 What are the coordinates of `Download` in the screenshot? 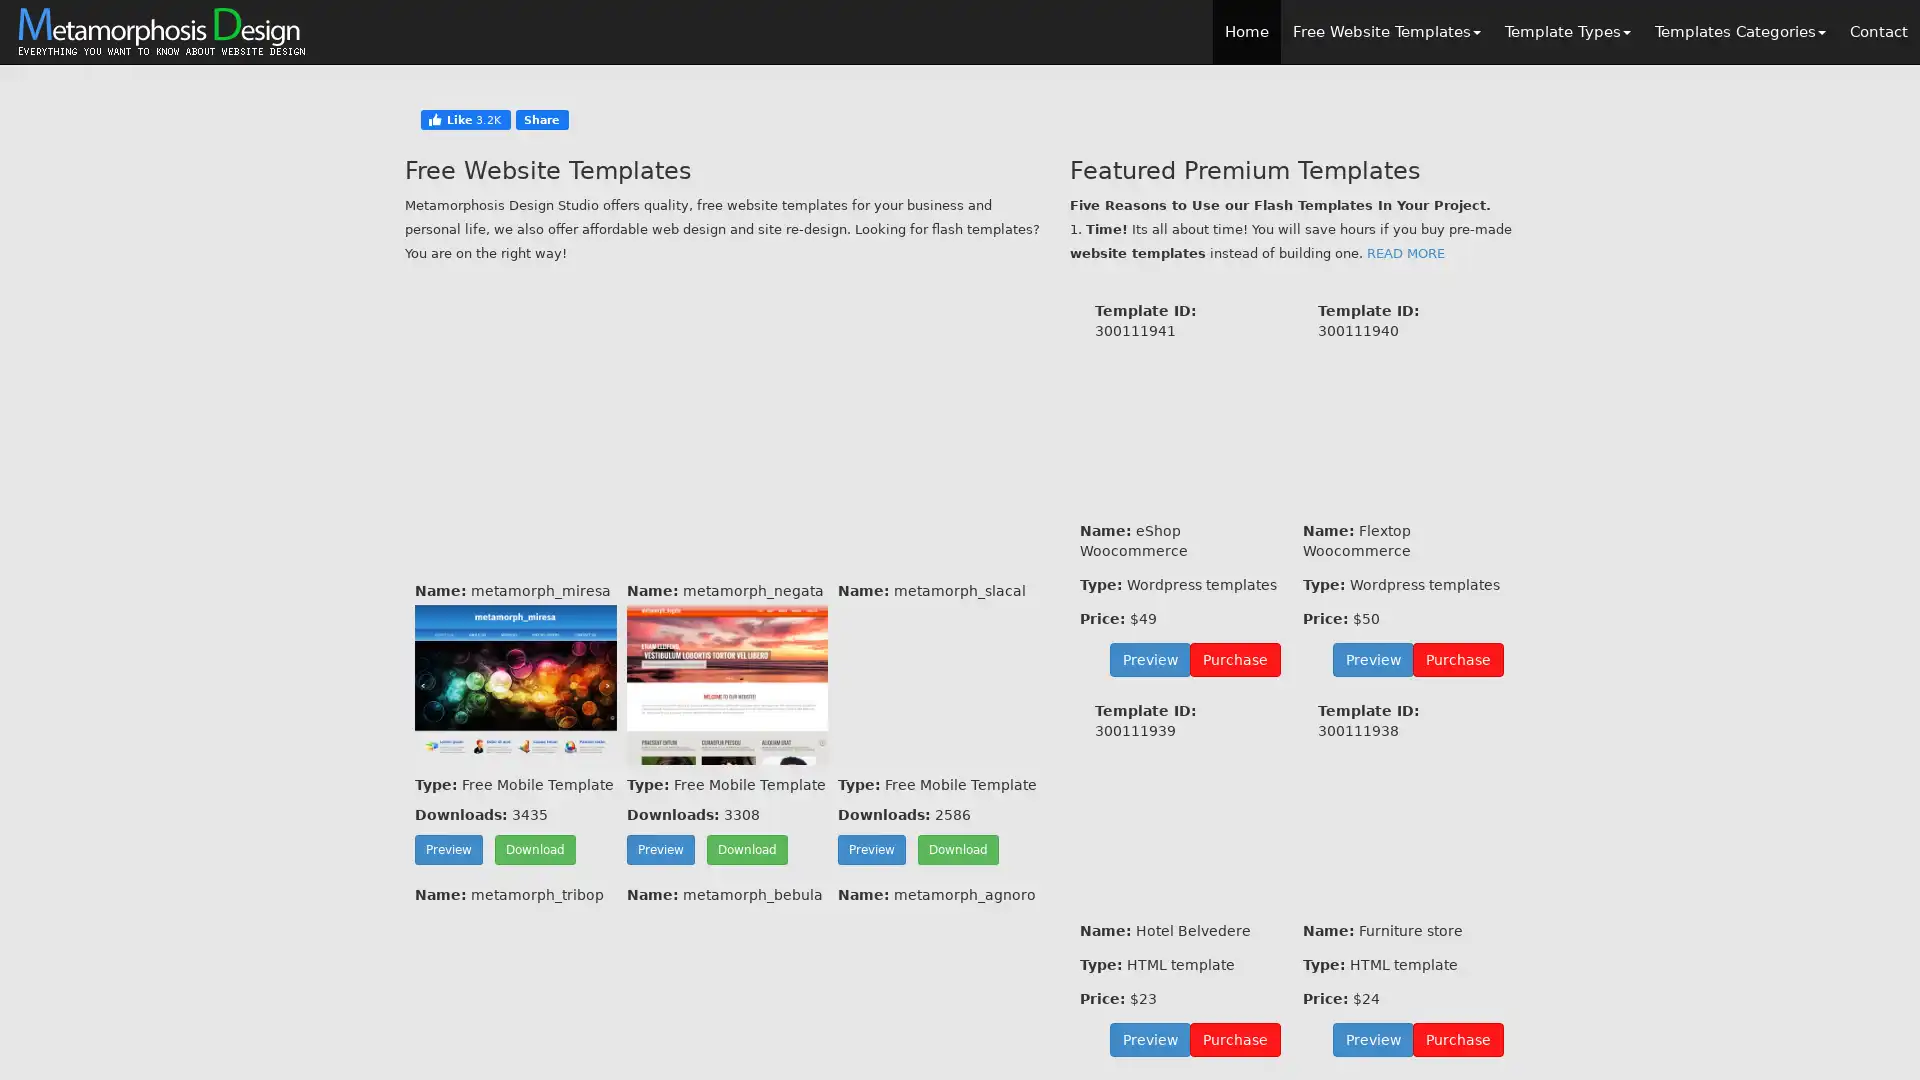 It's located at (745, 849).